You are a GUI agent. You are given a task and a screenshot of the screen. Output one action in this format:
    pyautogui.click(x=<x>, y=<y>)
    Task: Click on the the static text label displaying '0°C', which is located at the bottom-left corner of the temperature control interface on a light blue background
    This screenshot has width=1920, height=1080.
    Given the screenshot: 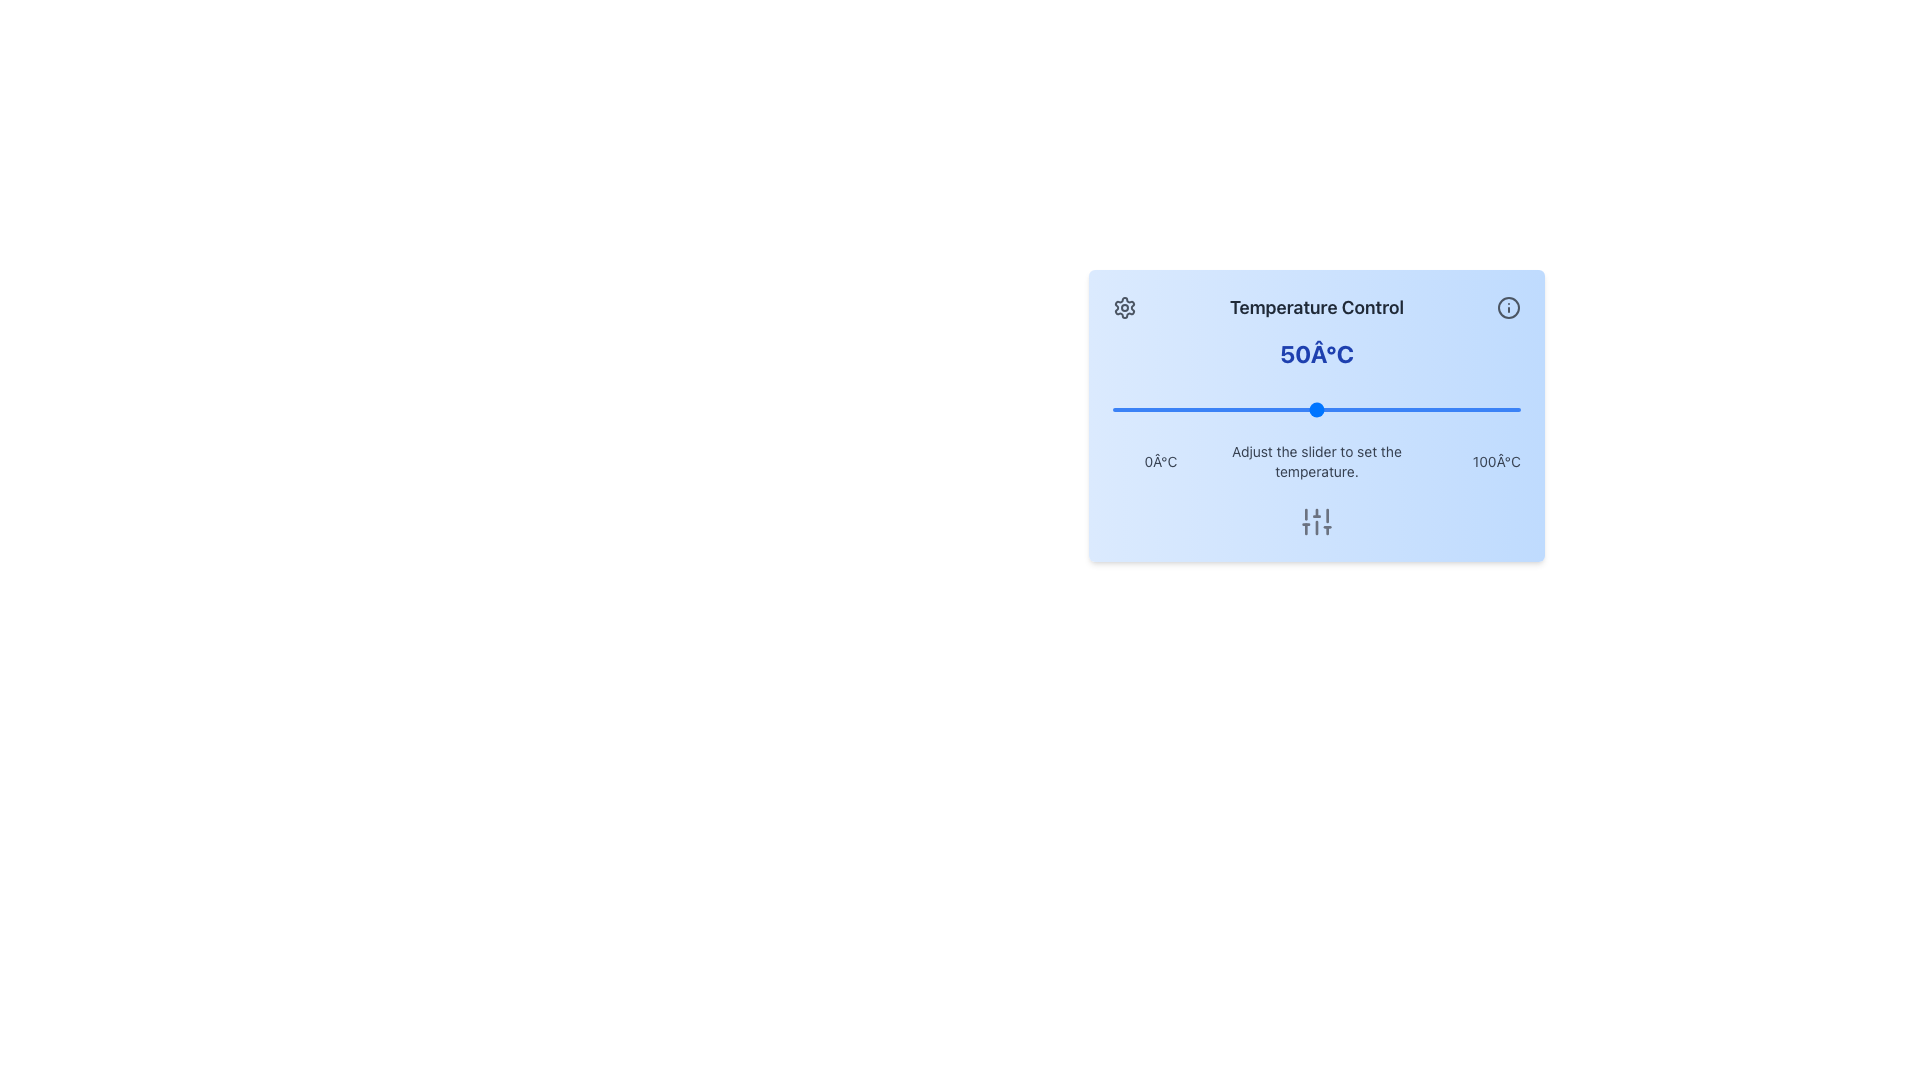 What is the action you would take?
    pyautogui.click(x=1161, y=462)
    